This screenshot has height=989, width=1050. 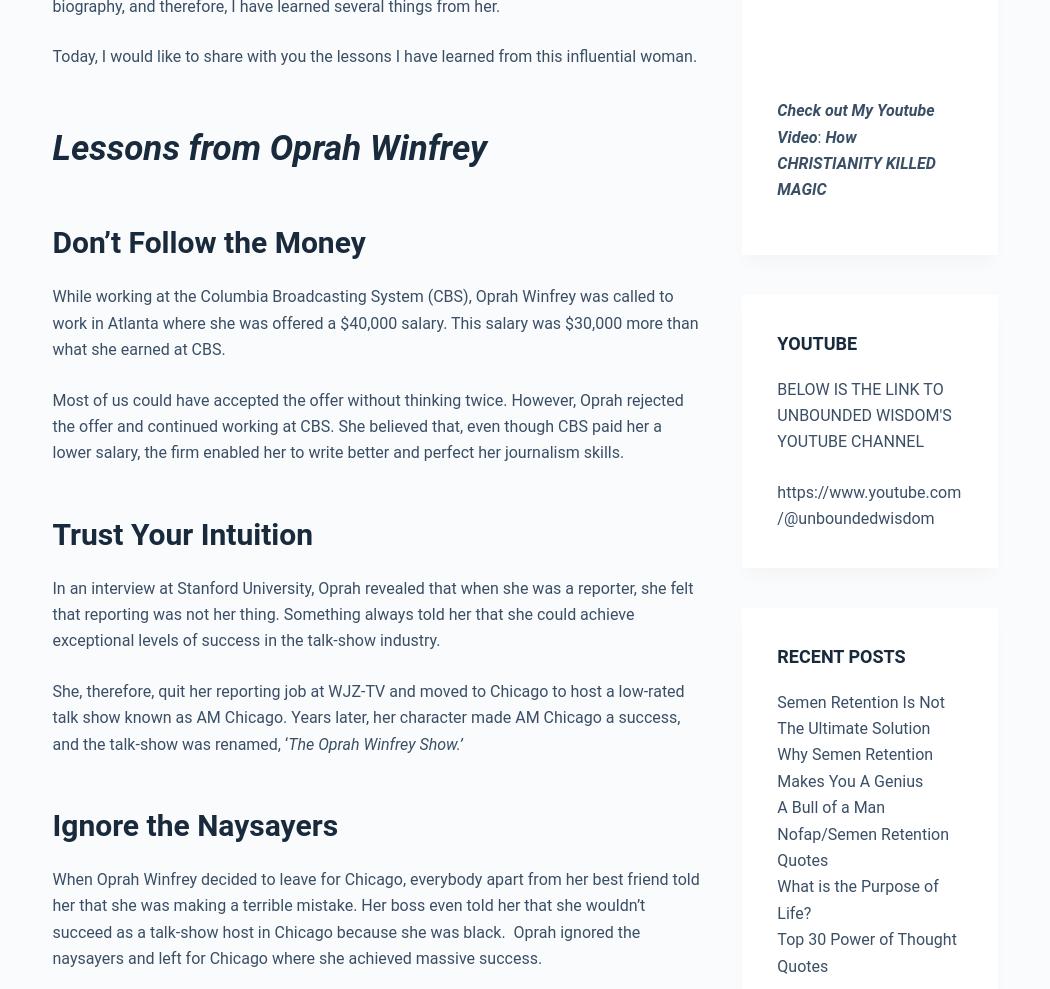 What do you see at coordinates (395, 179) in the screenshot?
I see `'I meant to say each person has to follow their own dreams and goals.'` at bounding box center [395, 179].